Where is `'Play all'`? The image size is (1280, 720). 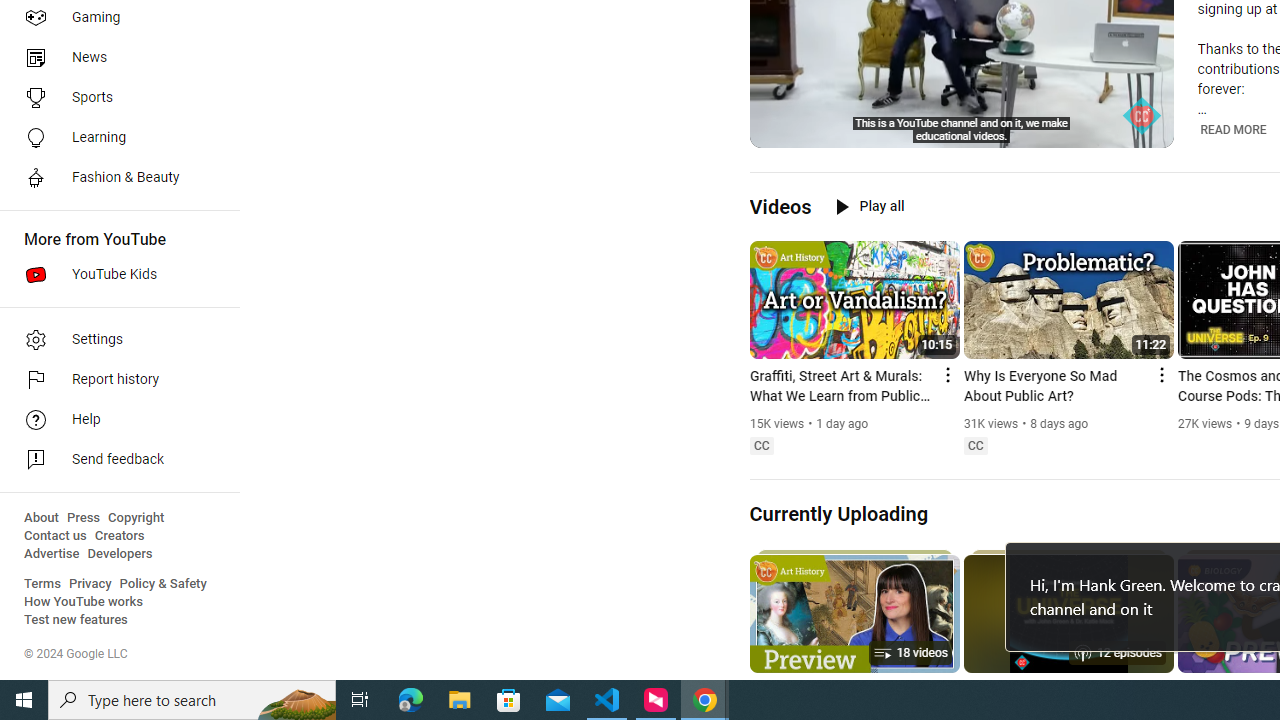 'Play all' is located at coordinates (870, 206).